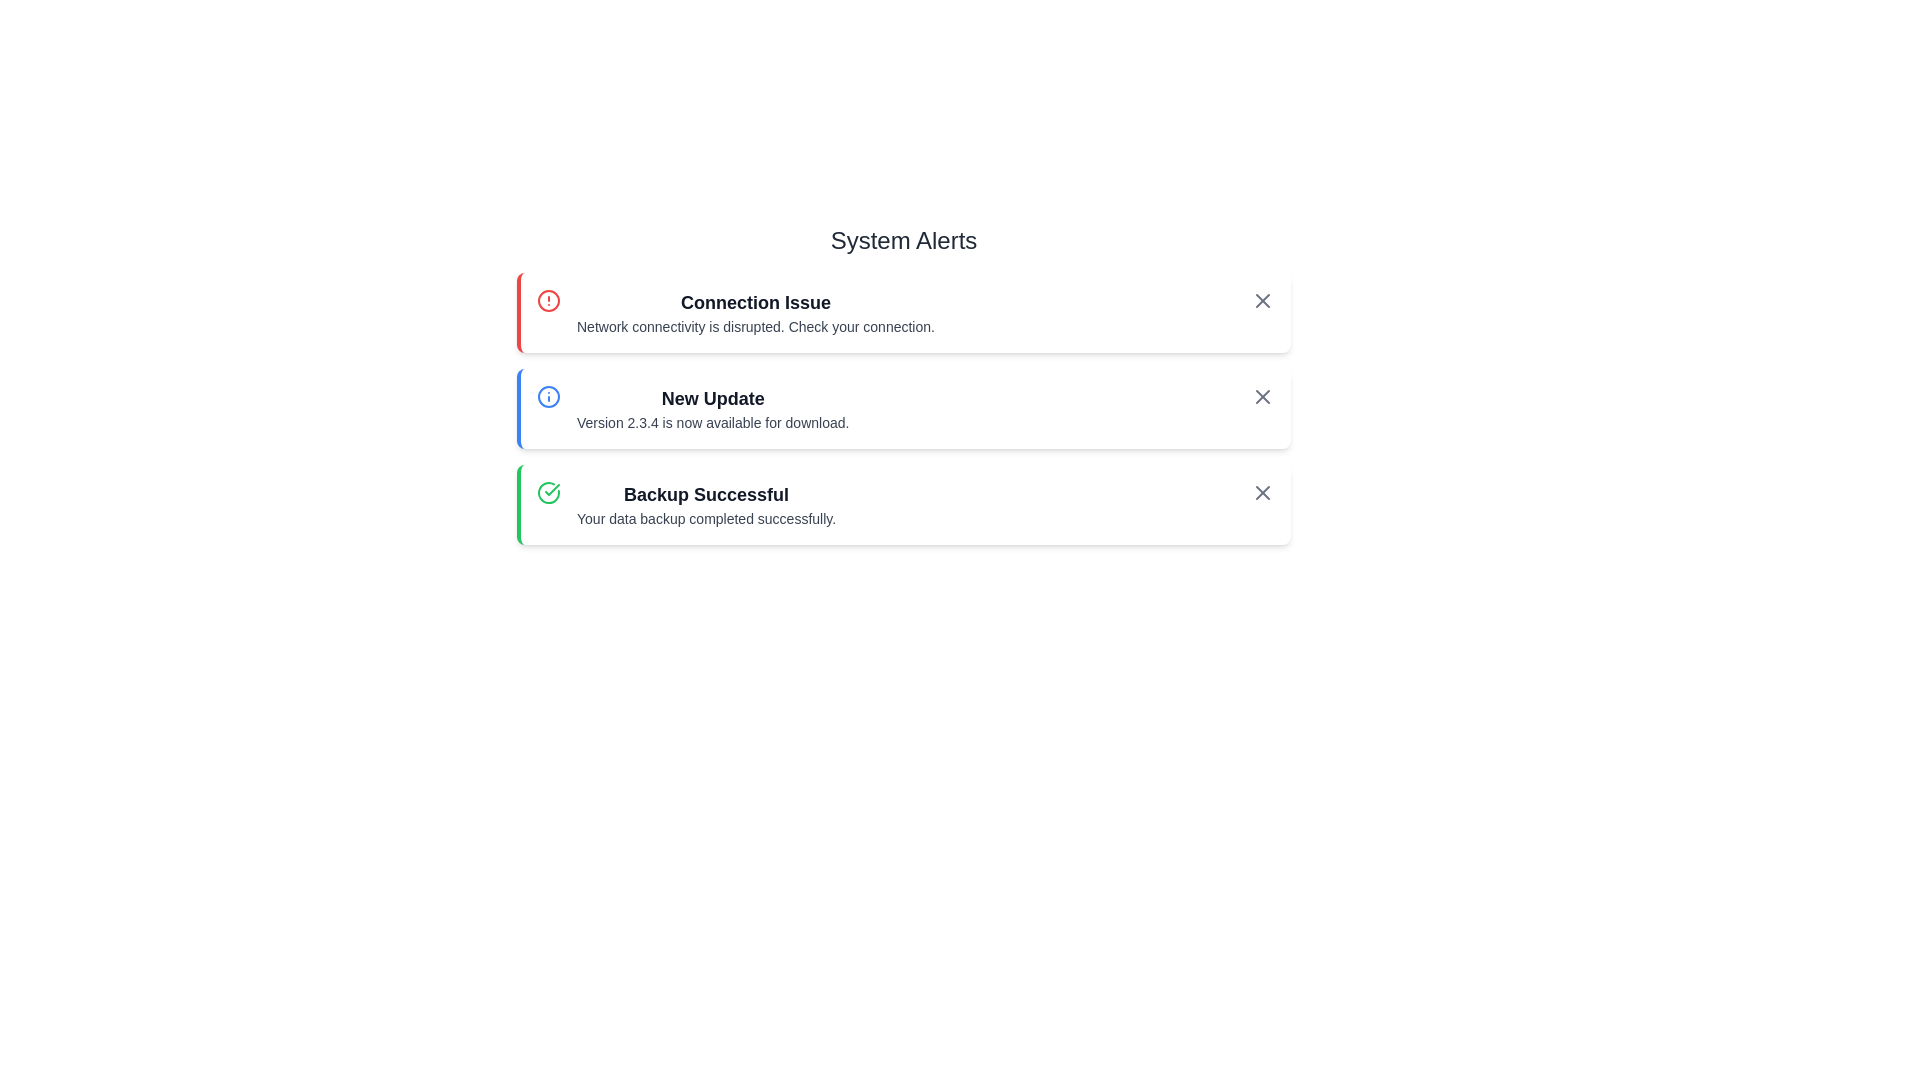 The width and height of the screenshot is (1920, 1080). I want to click on the 'Backup Successful' notification icon located at the leftmost side of the card for more information, so click(548, 493).